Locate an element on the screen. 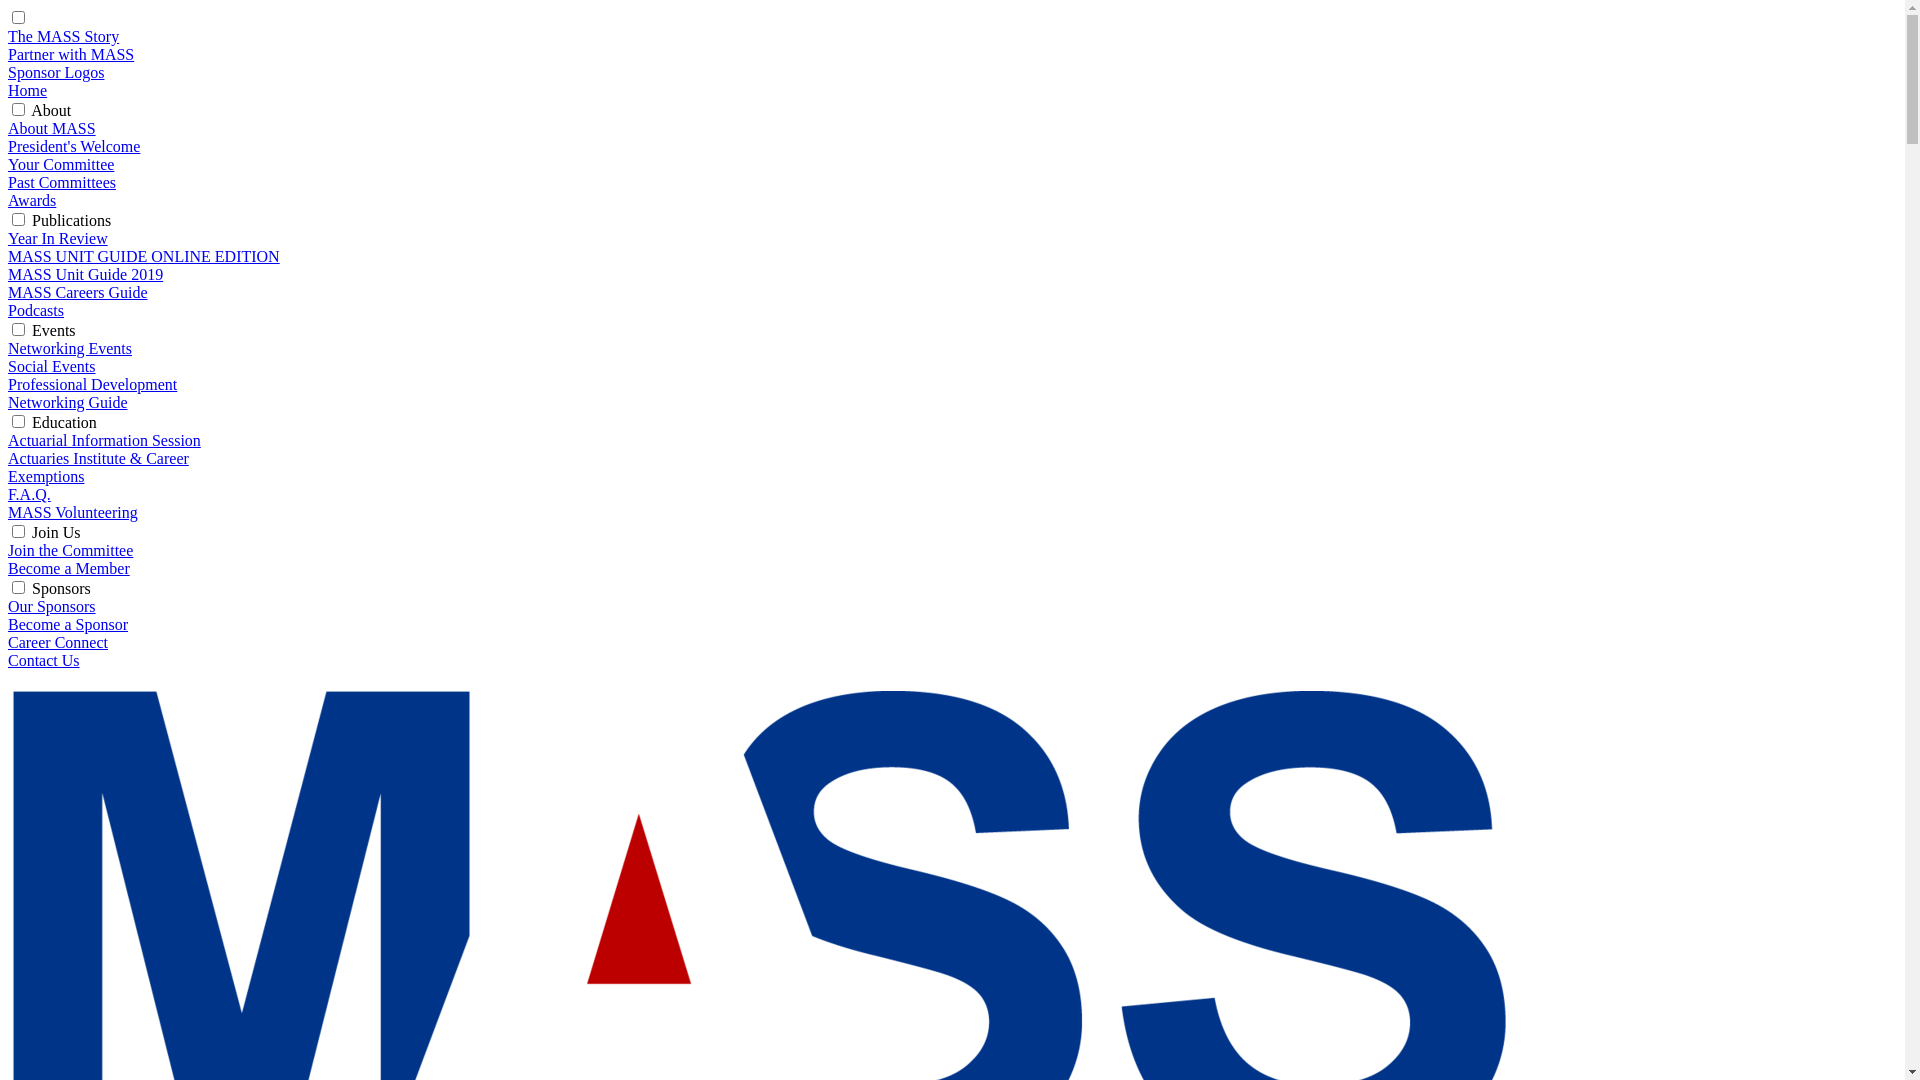 The height and width of the screenshot is (1080, 1920). 'Networking Guide' is located at coordinates (67, 402).